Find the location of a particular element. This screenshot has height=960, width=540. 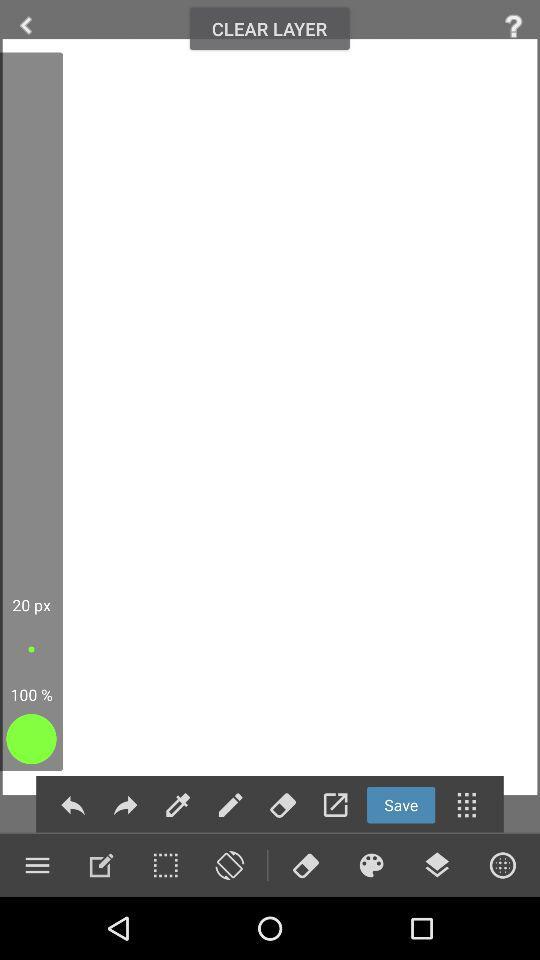

pen is located at coordinates (229, 805).